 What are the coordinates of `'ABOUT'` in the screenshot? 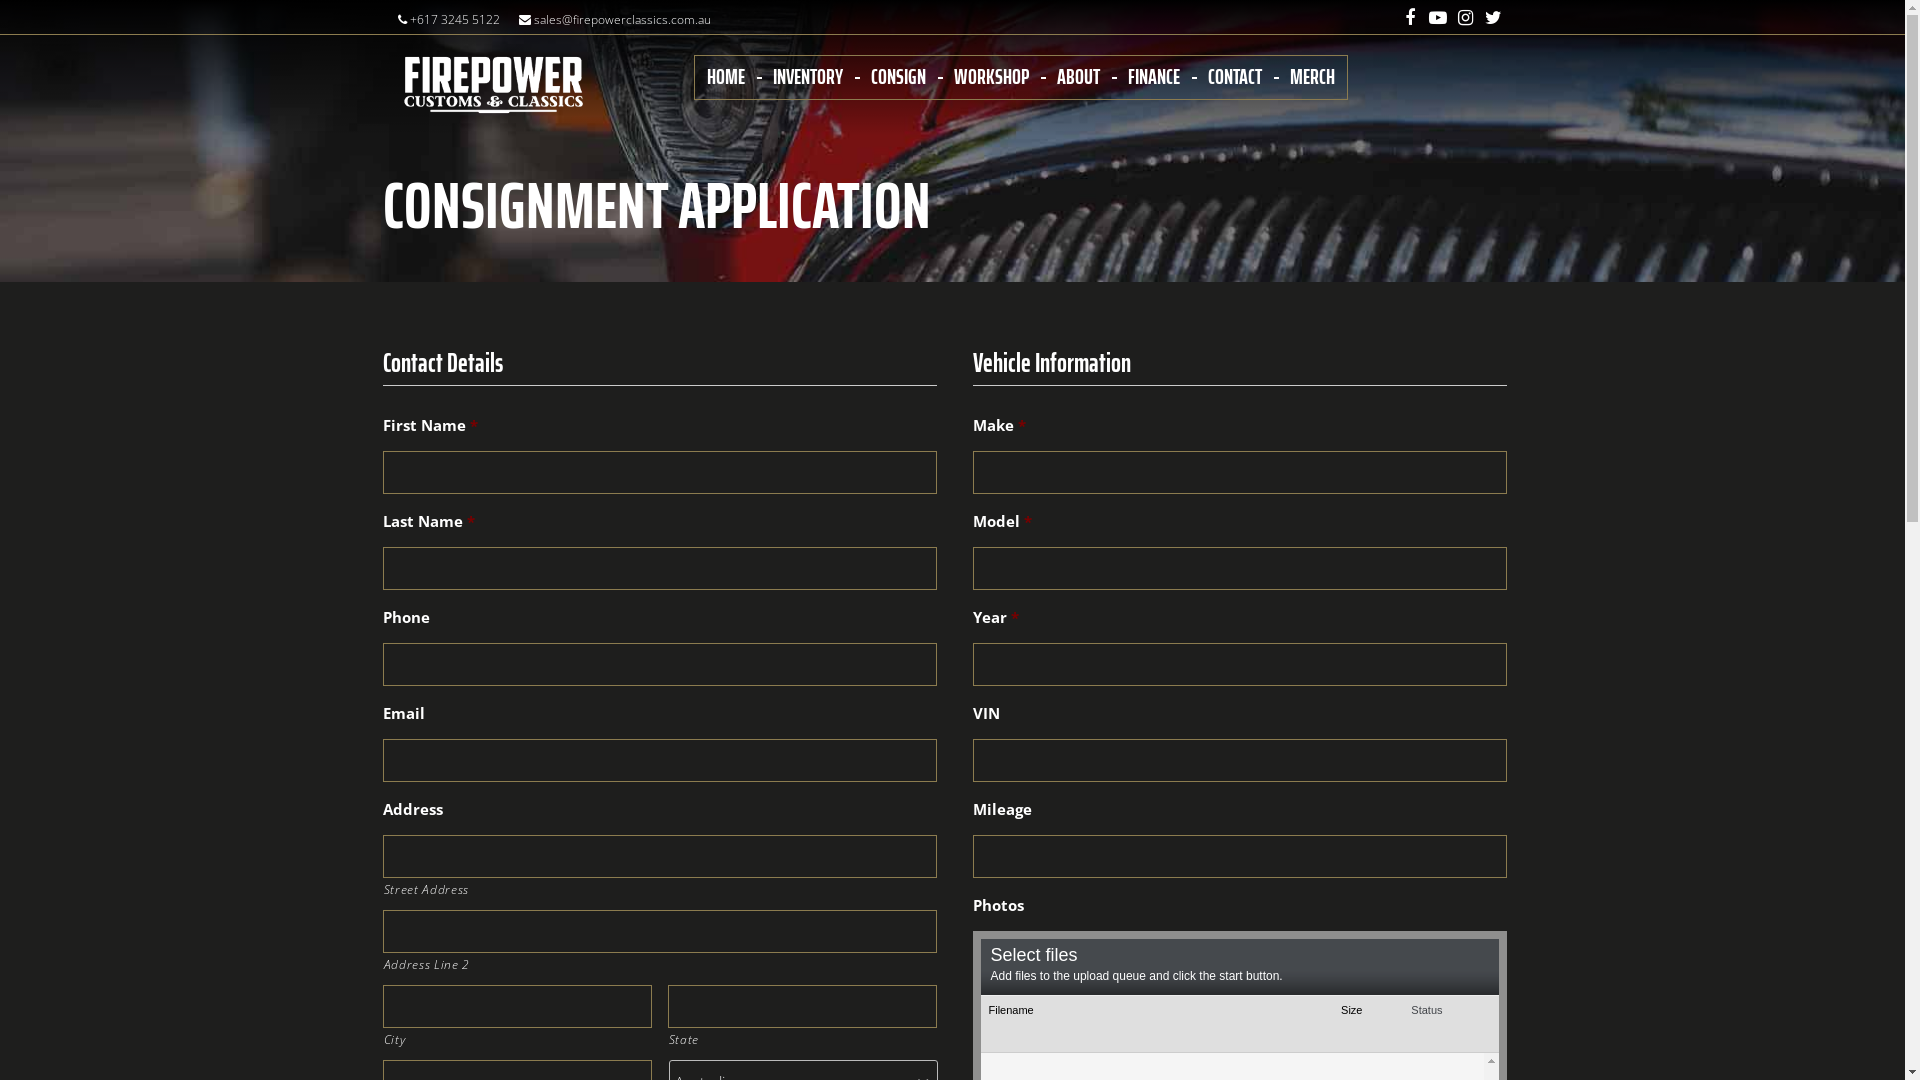 It's located at (1076, 75).